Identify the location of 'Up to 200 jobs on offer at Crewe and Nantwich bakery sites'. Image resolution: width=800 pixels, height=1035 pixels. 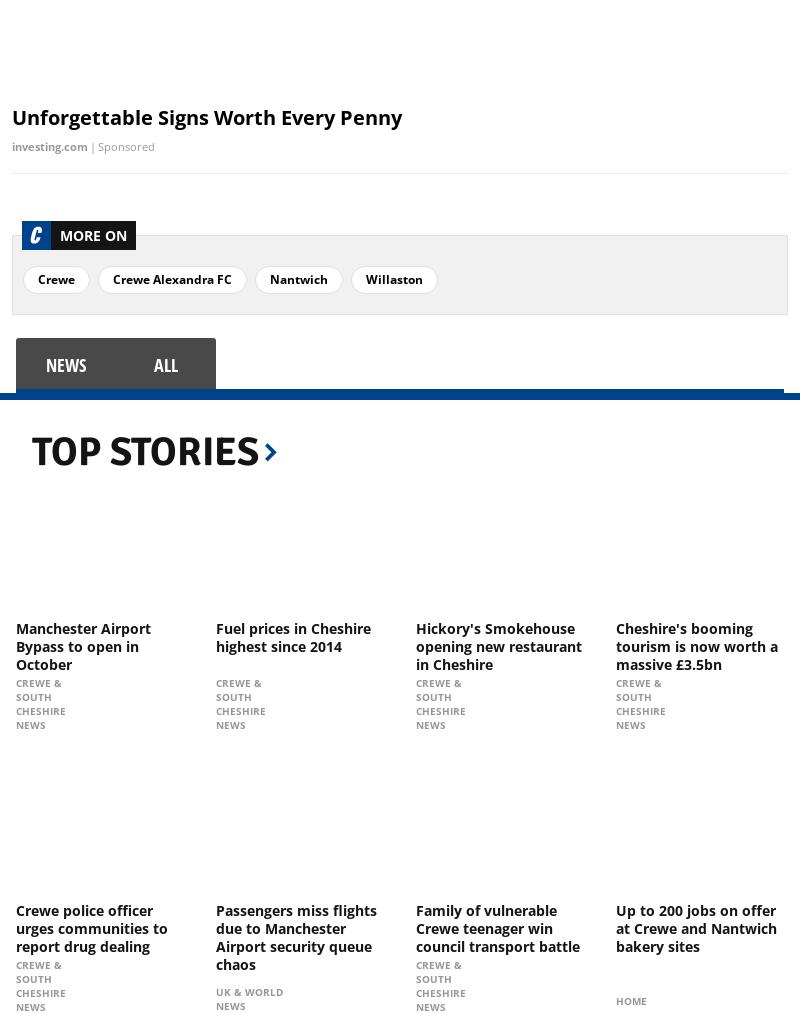
(696, 926).